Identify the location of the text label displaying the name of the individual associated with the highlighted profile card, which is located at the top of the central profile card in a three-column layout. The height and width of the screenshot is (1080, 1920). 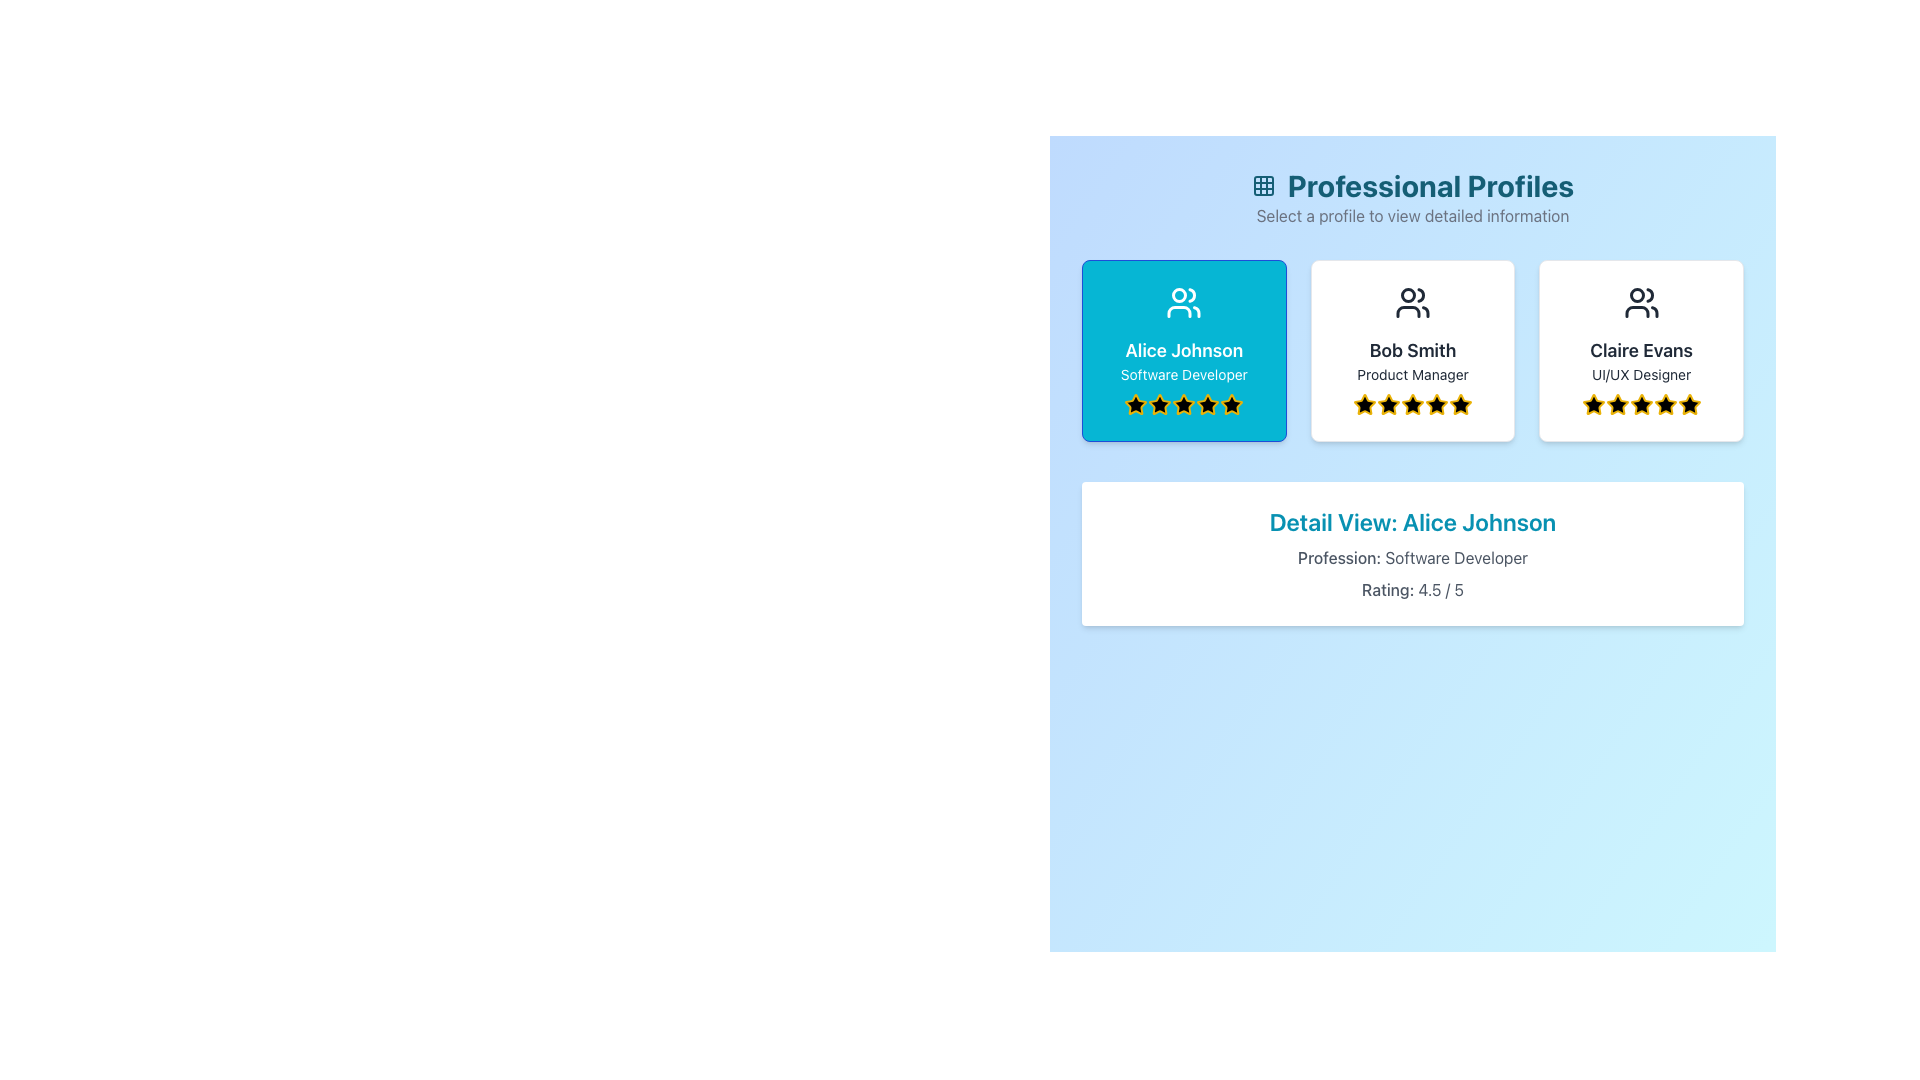
(1411, 350).